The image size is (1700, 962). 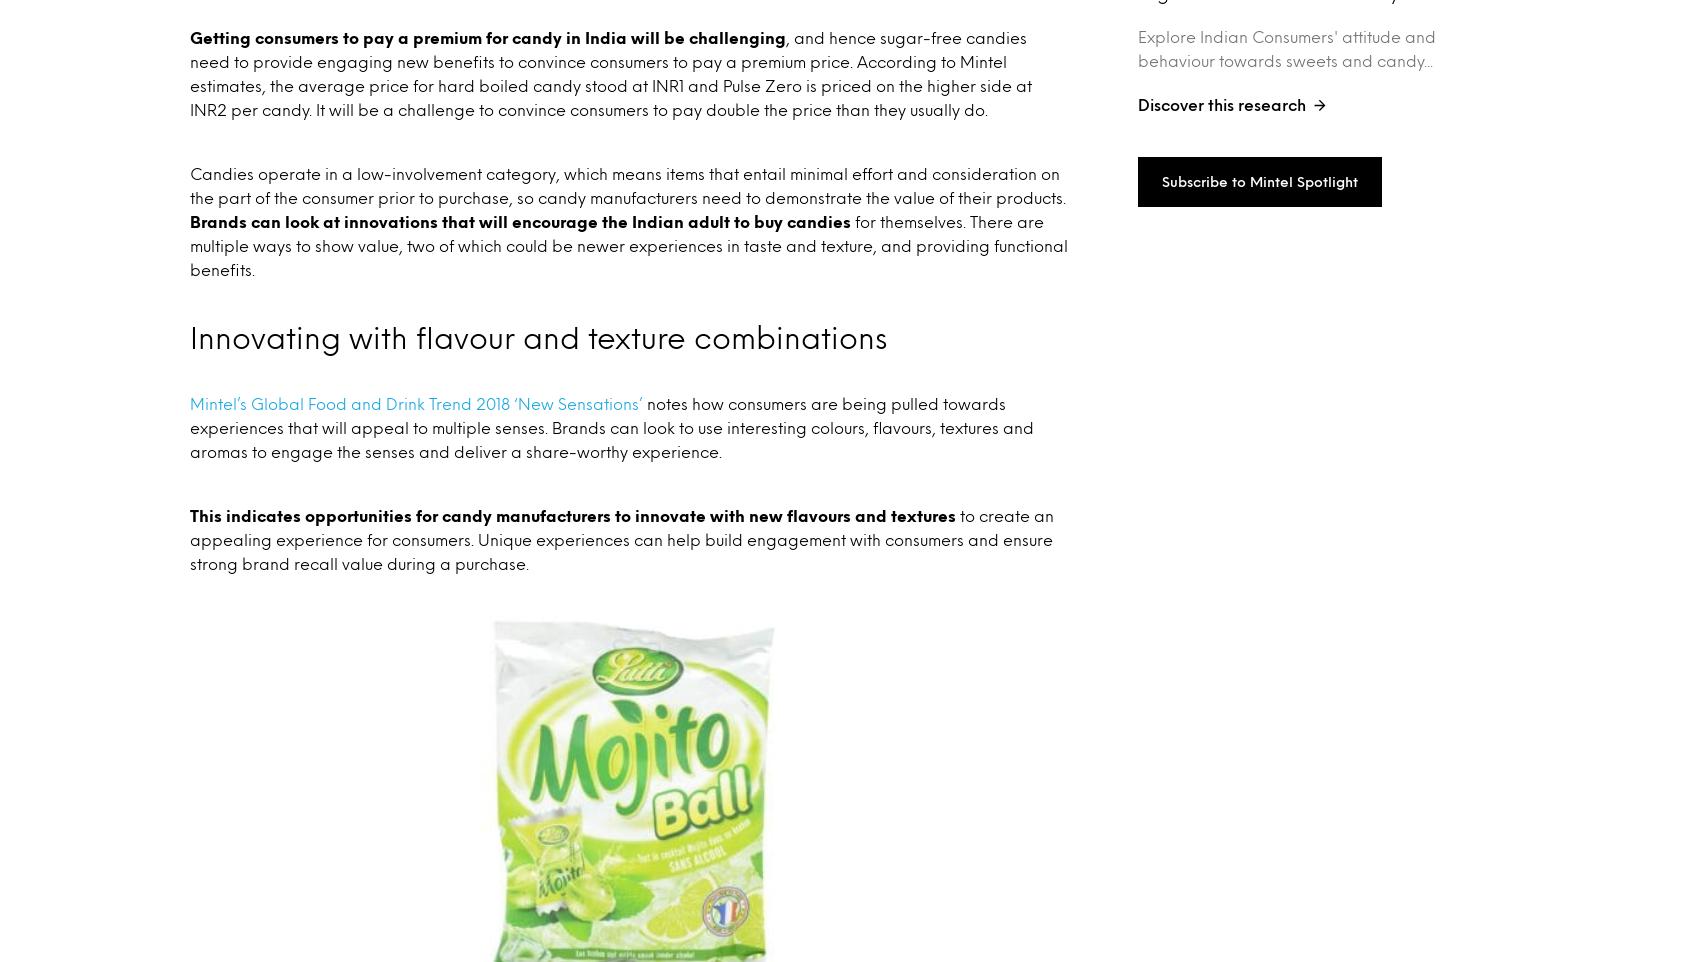 What do you see at coordinates (1362, 750) in the screenshot?
I see `'Privacy Policy'` at bounding box center [1362, 750].